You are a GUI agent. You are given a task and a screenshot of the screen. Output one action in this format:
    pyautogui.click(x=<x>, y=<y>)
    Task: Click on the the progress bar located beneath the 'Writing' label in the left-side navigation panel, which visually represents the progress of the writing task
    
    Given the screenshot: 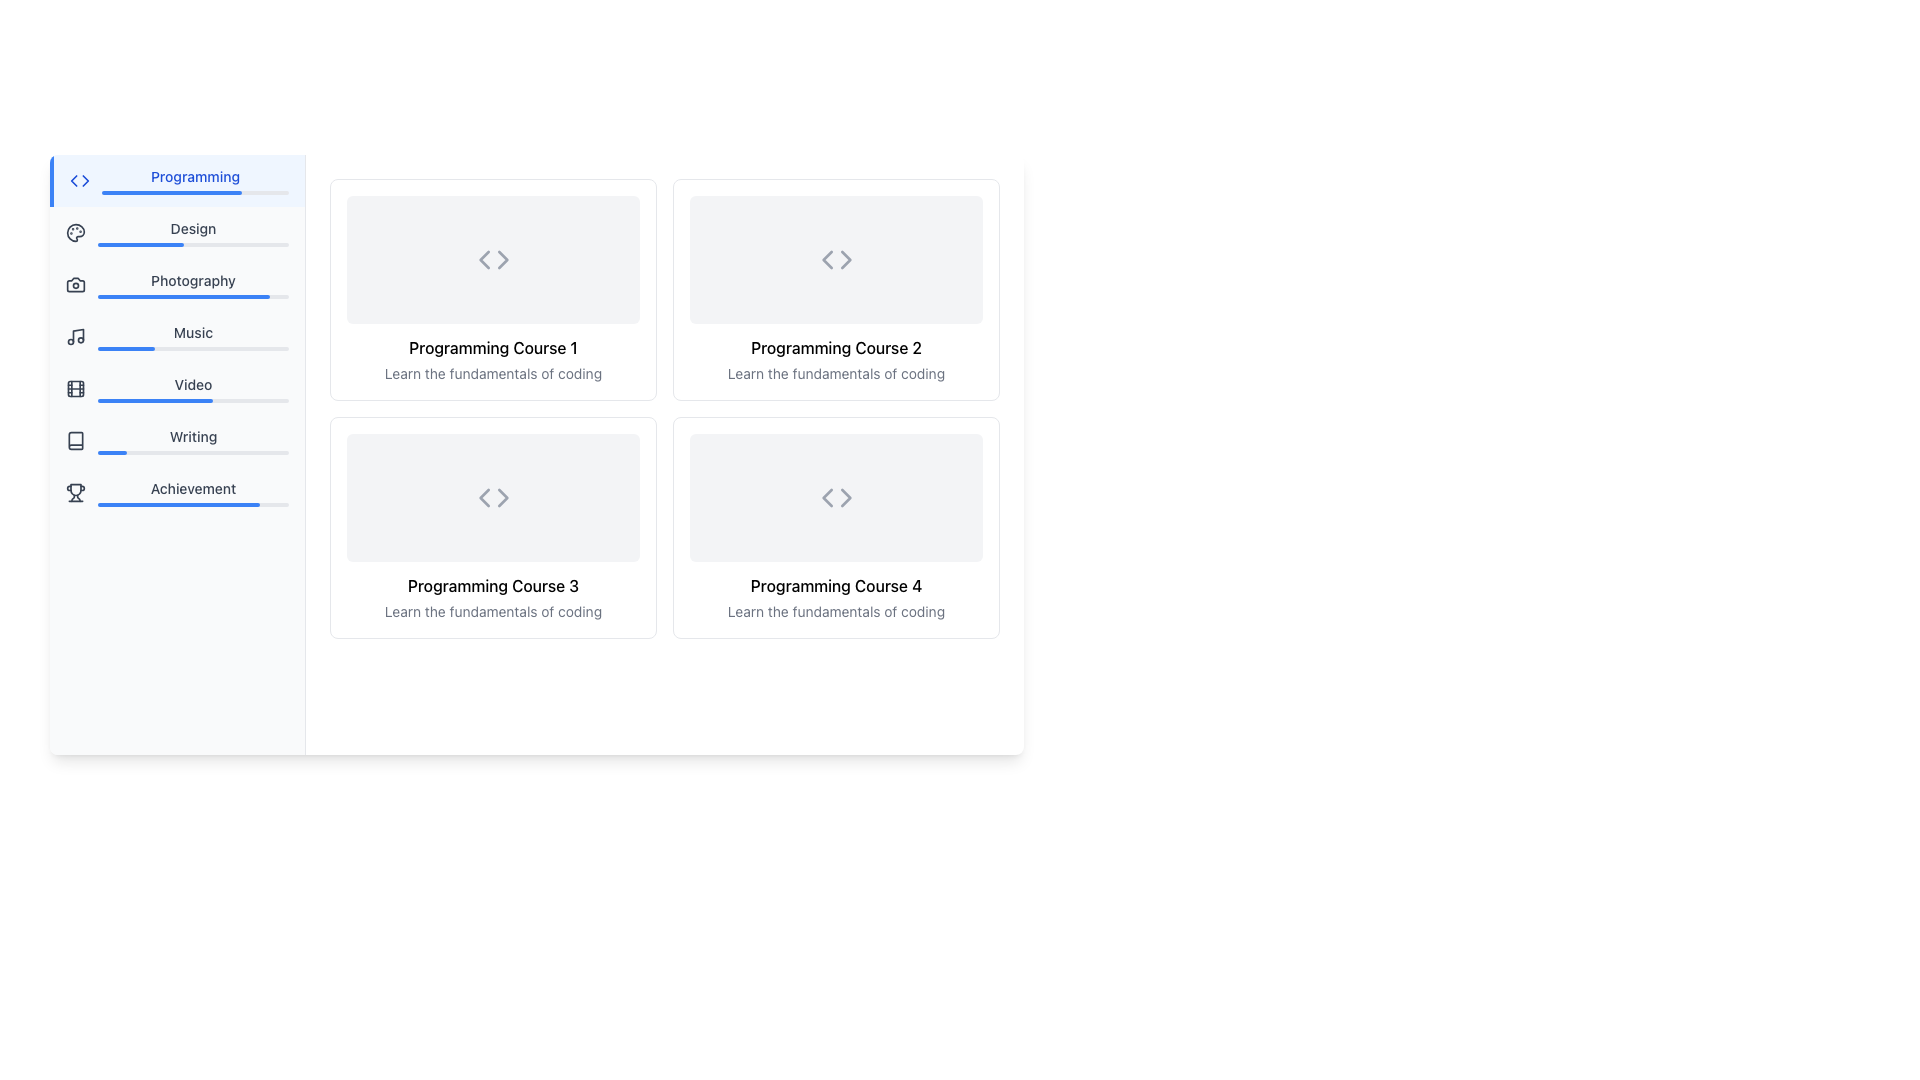 What is the action you would take?
    pyautogui.click(x=193, y=452)
    